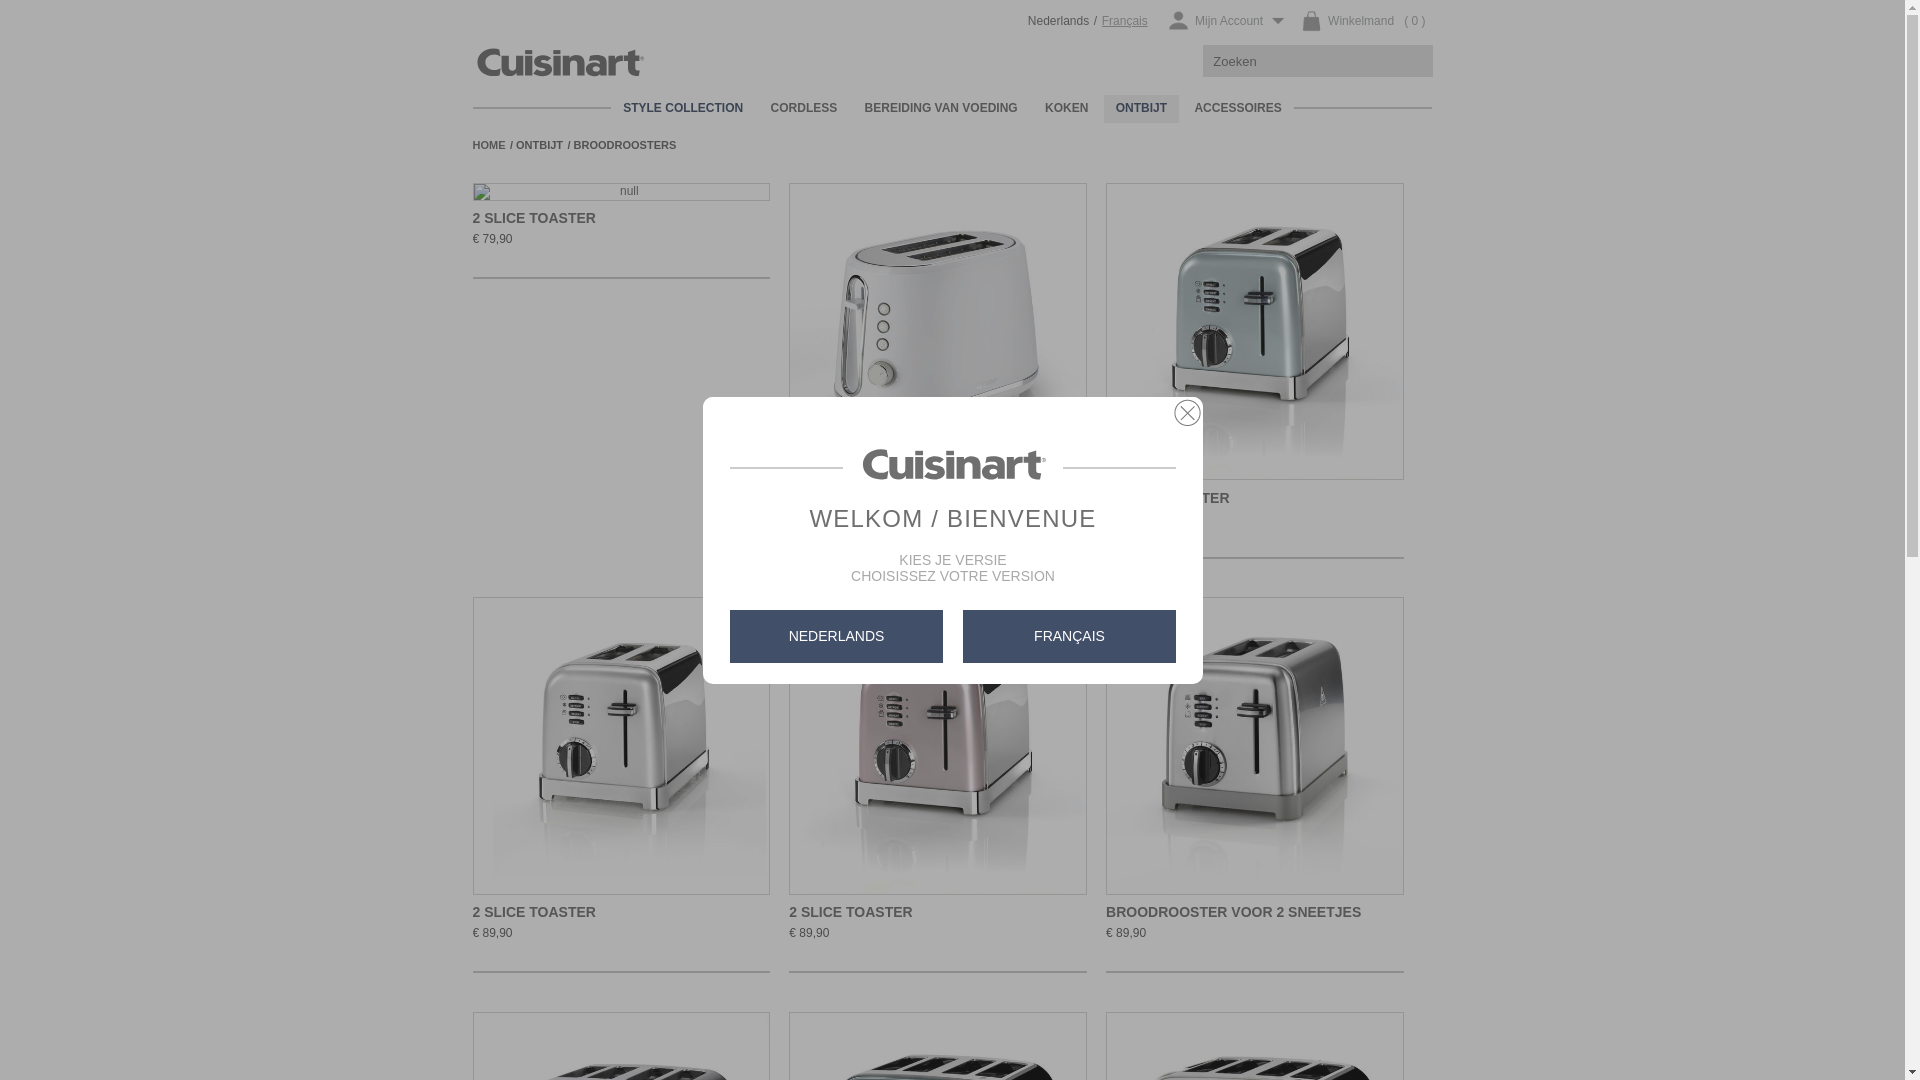  Describe the element at coordinates (543, 144) in the screenshot. I see `'ONTBIJT'` at that location.